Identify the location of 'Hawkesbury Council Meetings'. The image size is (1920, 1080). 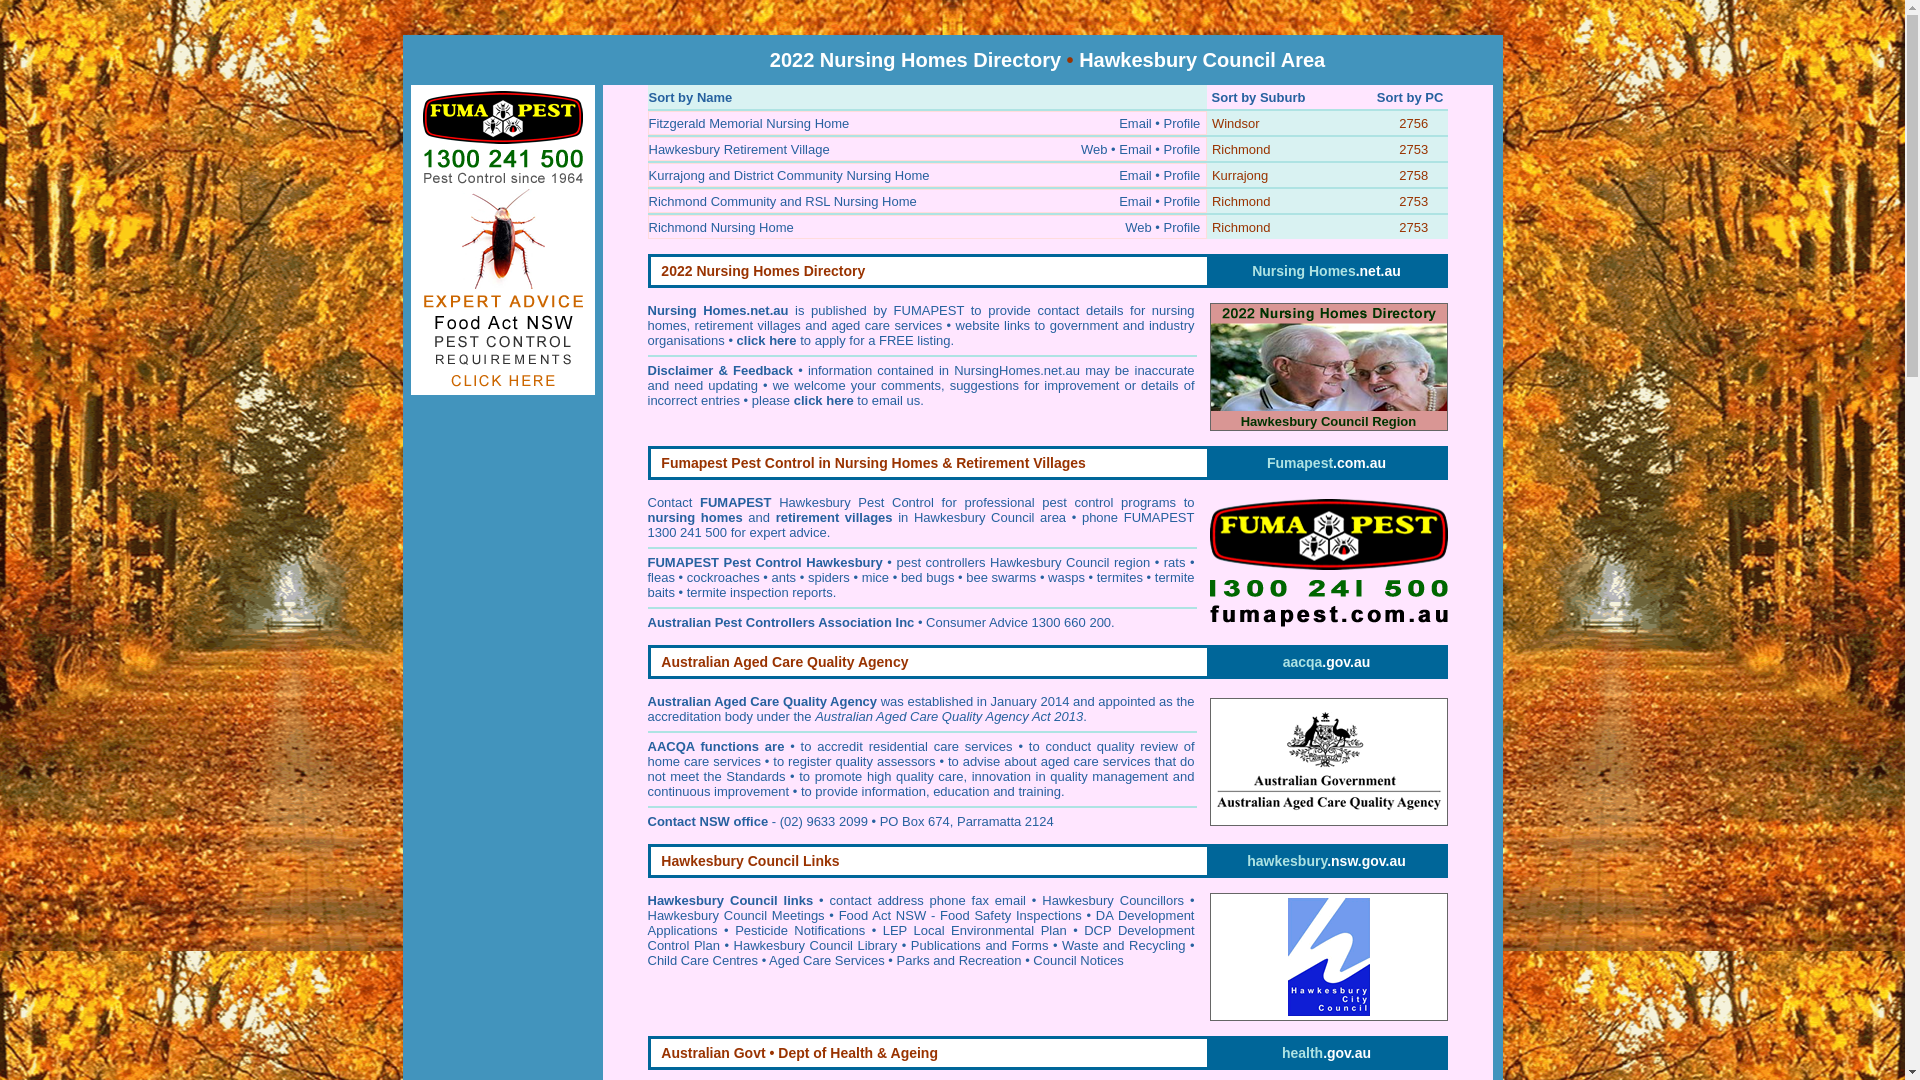
(735, 915).